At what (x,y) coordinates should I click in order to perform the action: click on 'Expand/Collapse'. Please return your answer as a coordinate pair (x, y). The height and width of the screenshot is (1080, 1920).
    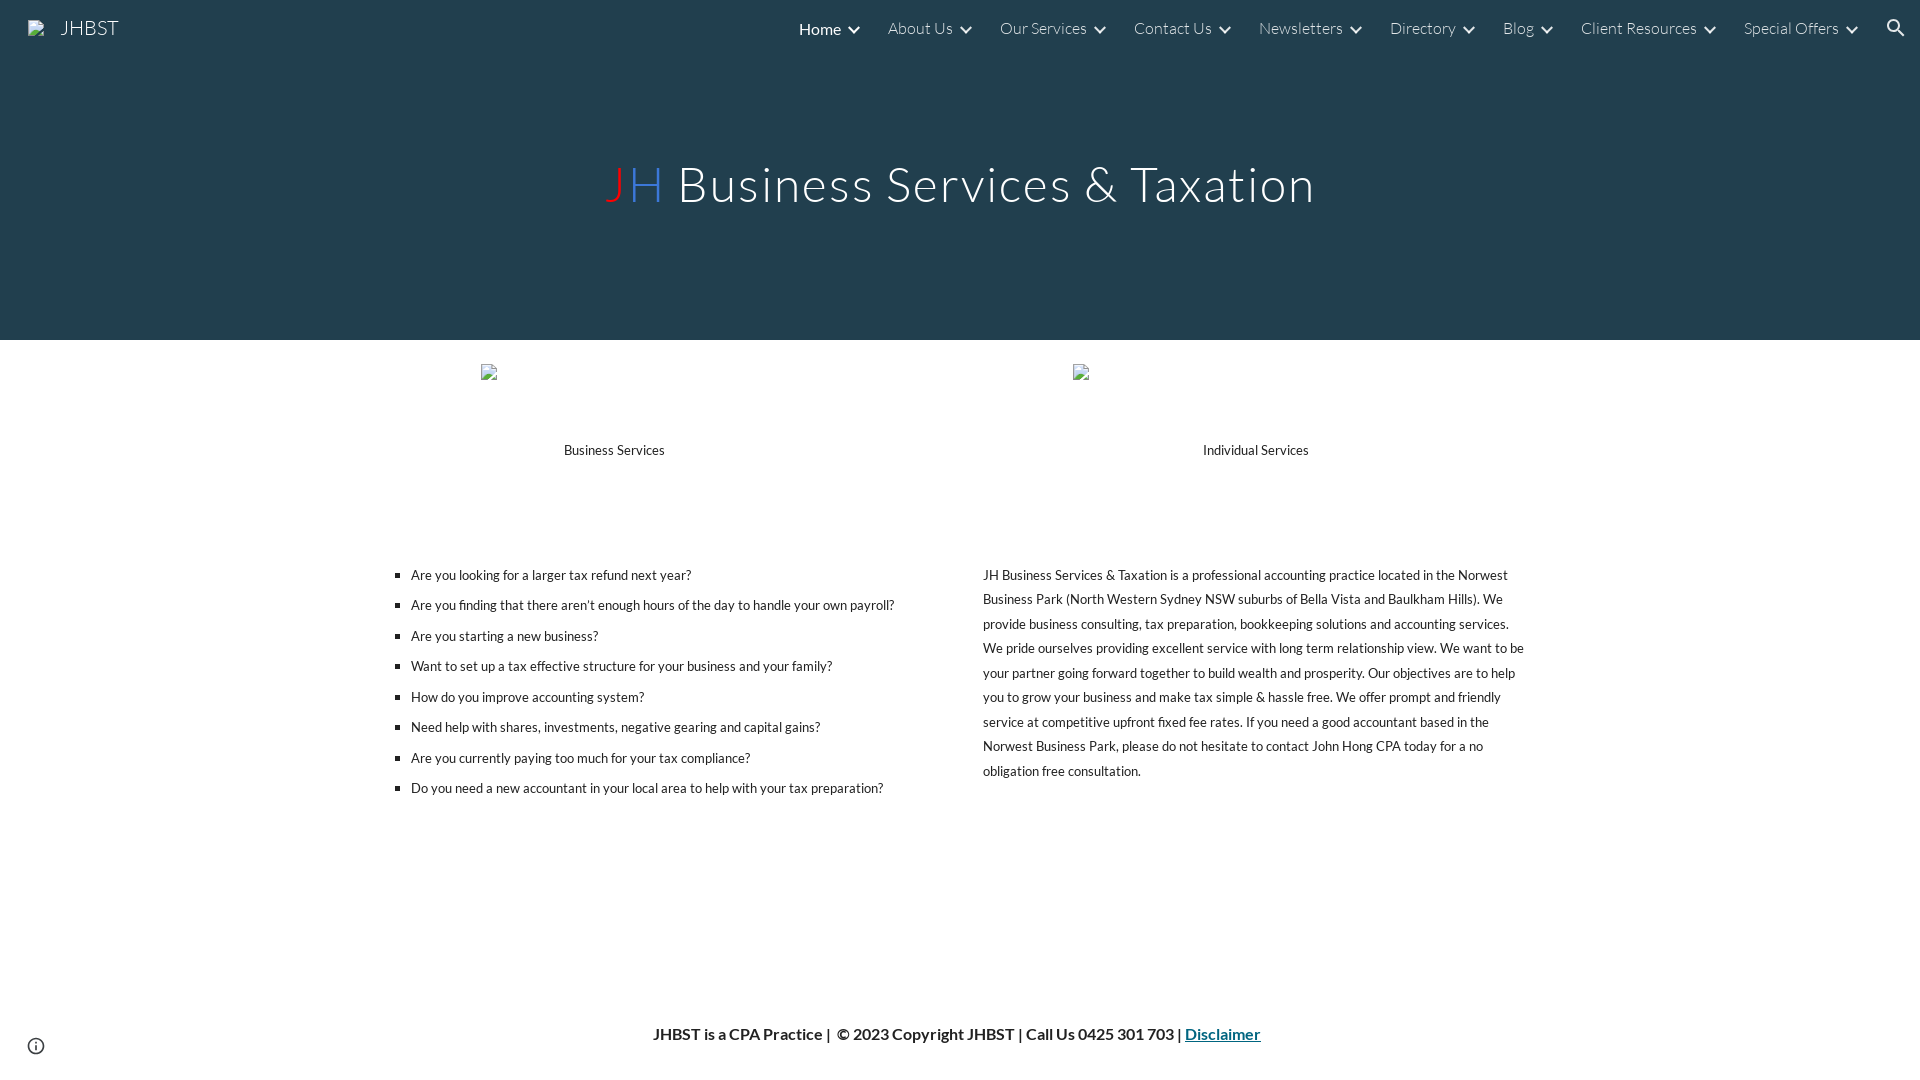
    Looking at the image, I should click on (1841, 27).